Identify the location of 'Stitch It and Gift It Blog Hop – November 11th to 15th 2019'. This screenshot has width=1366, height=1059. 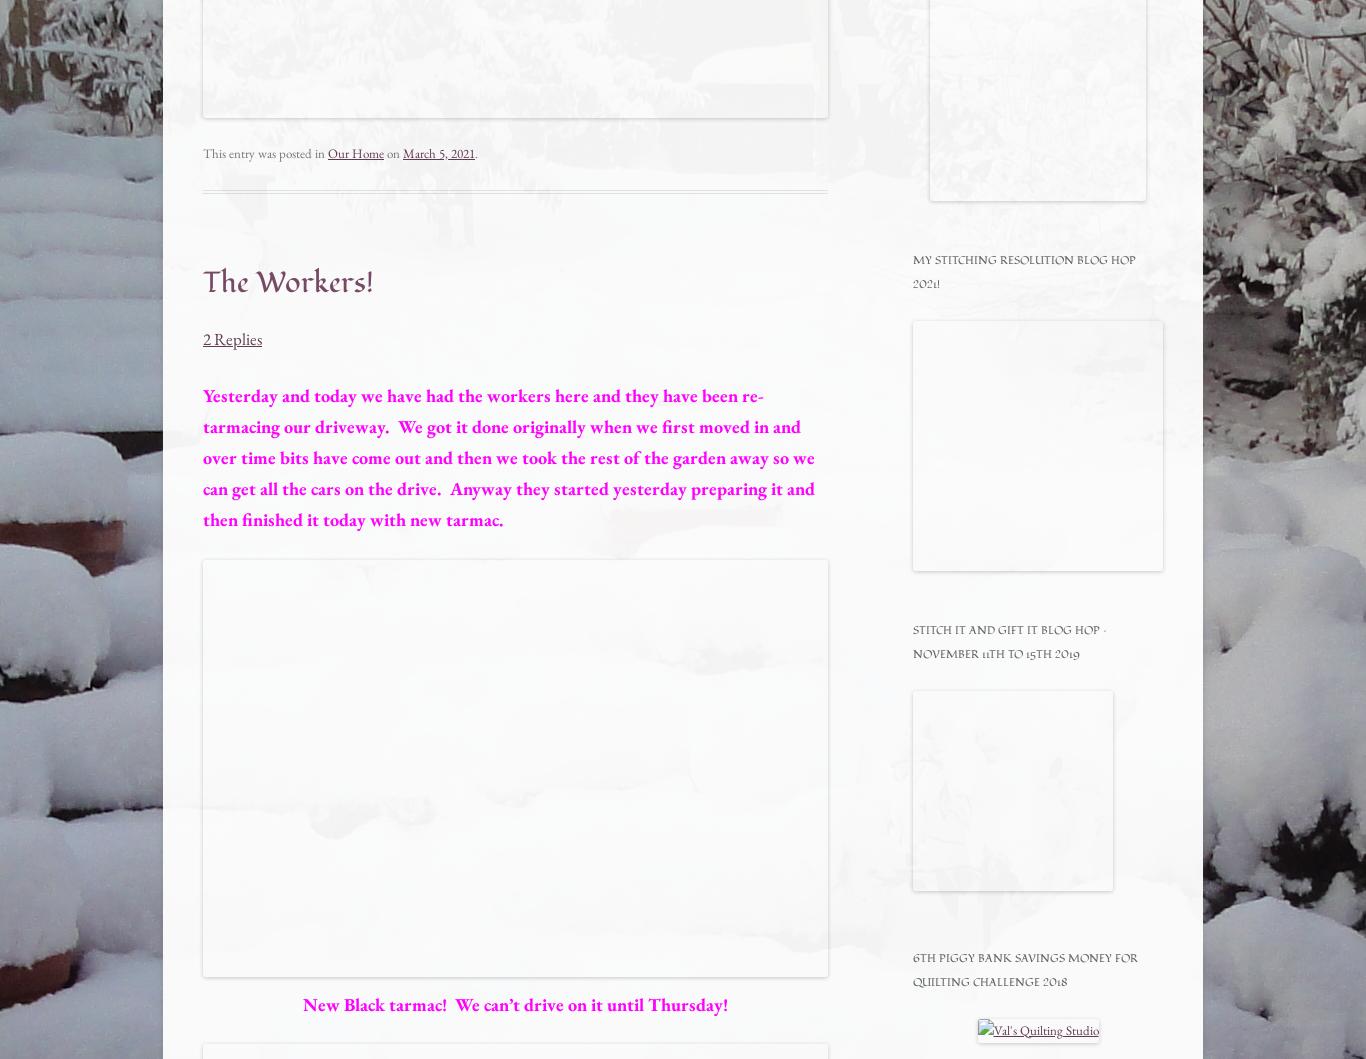
(913, 642).